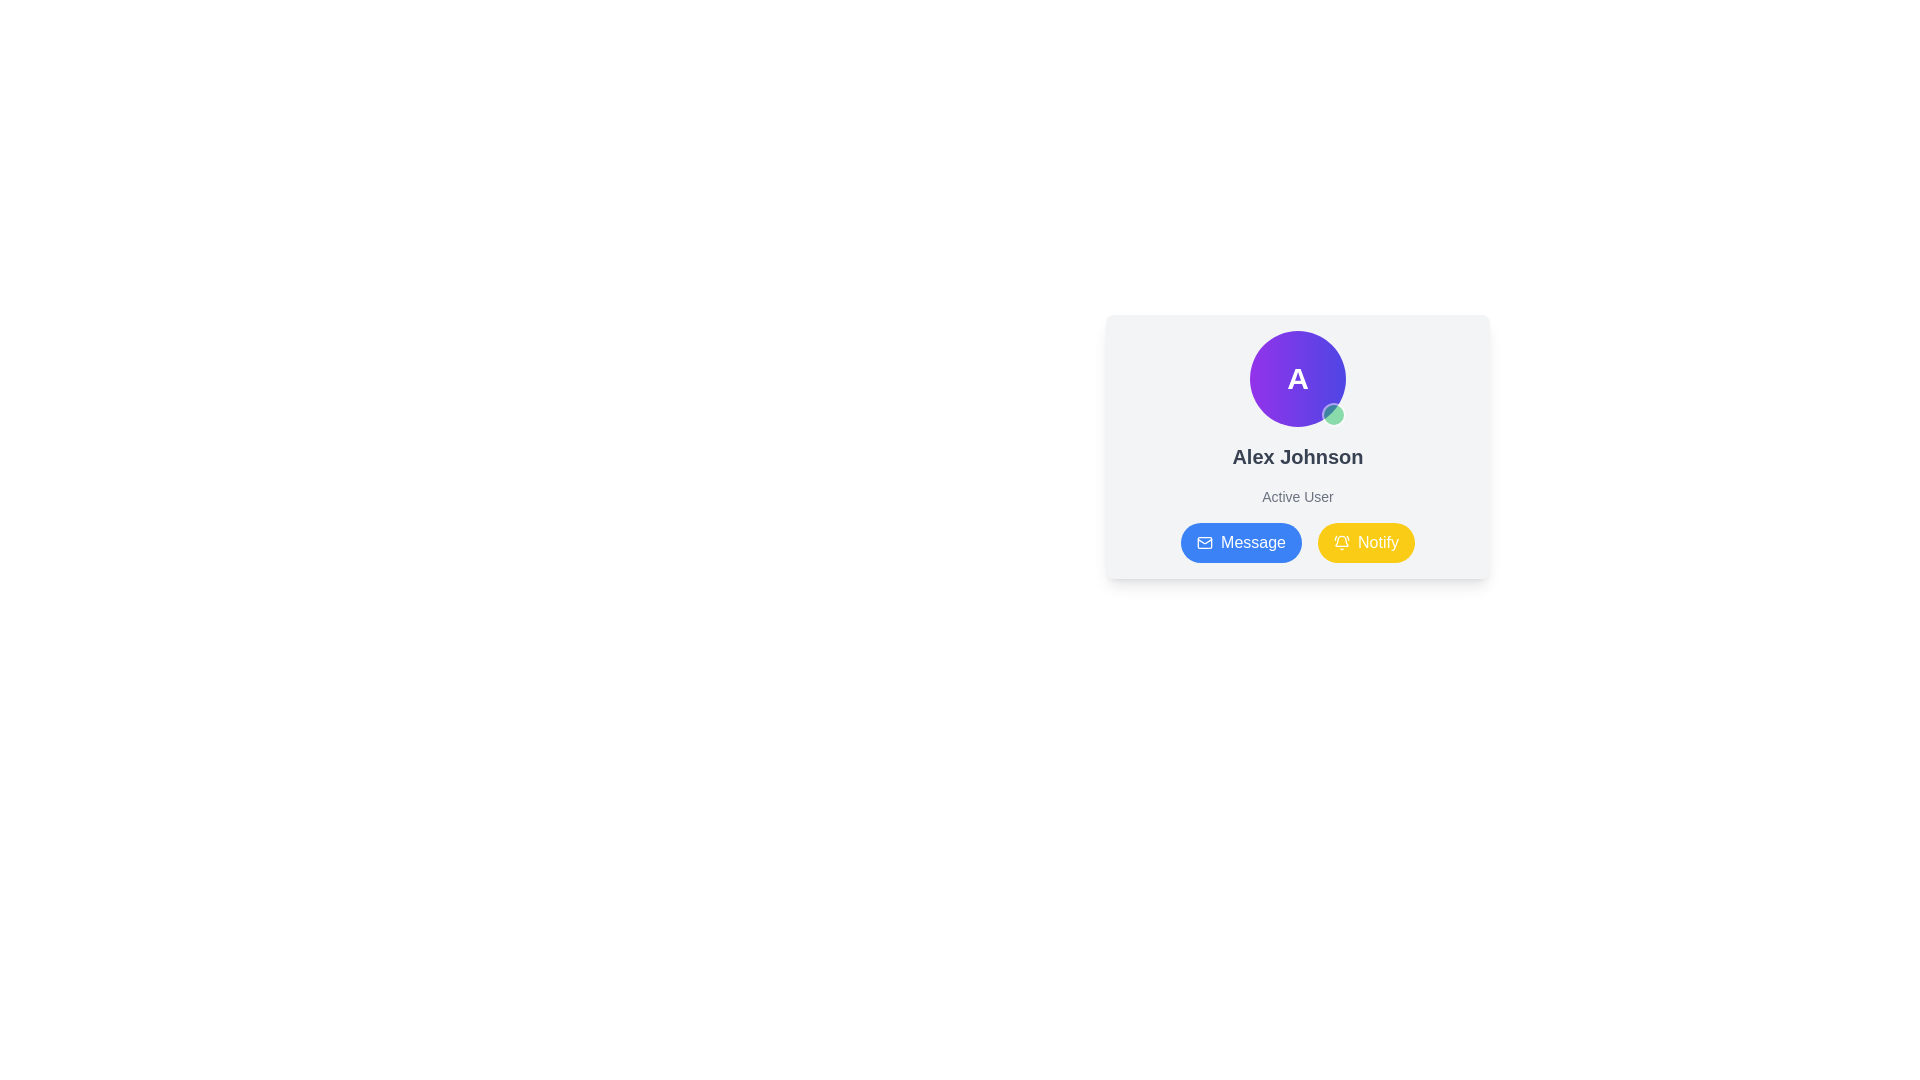 Image resolution: width=1920 pixels, height=1080 pixels. What do you see at coordinates (1203, 543) in the screenshot?
I see `the inner rectangle of the envelope-shaped icon located within the blue 'Message' button below Alex Johnson's profile information` at bounding box center [1203, 543].